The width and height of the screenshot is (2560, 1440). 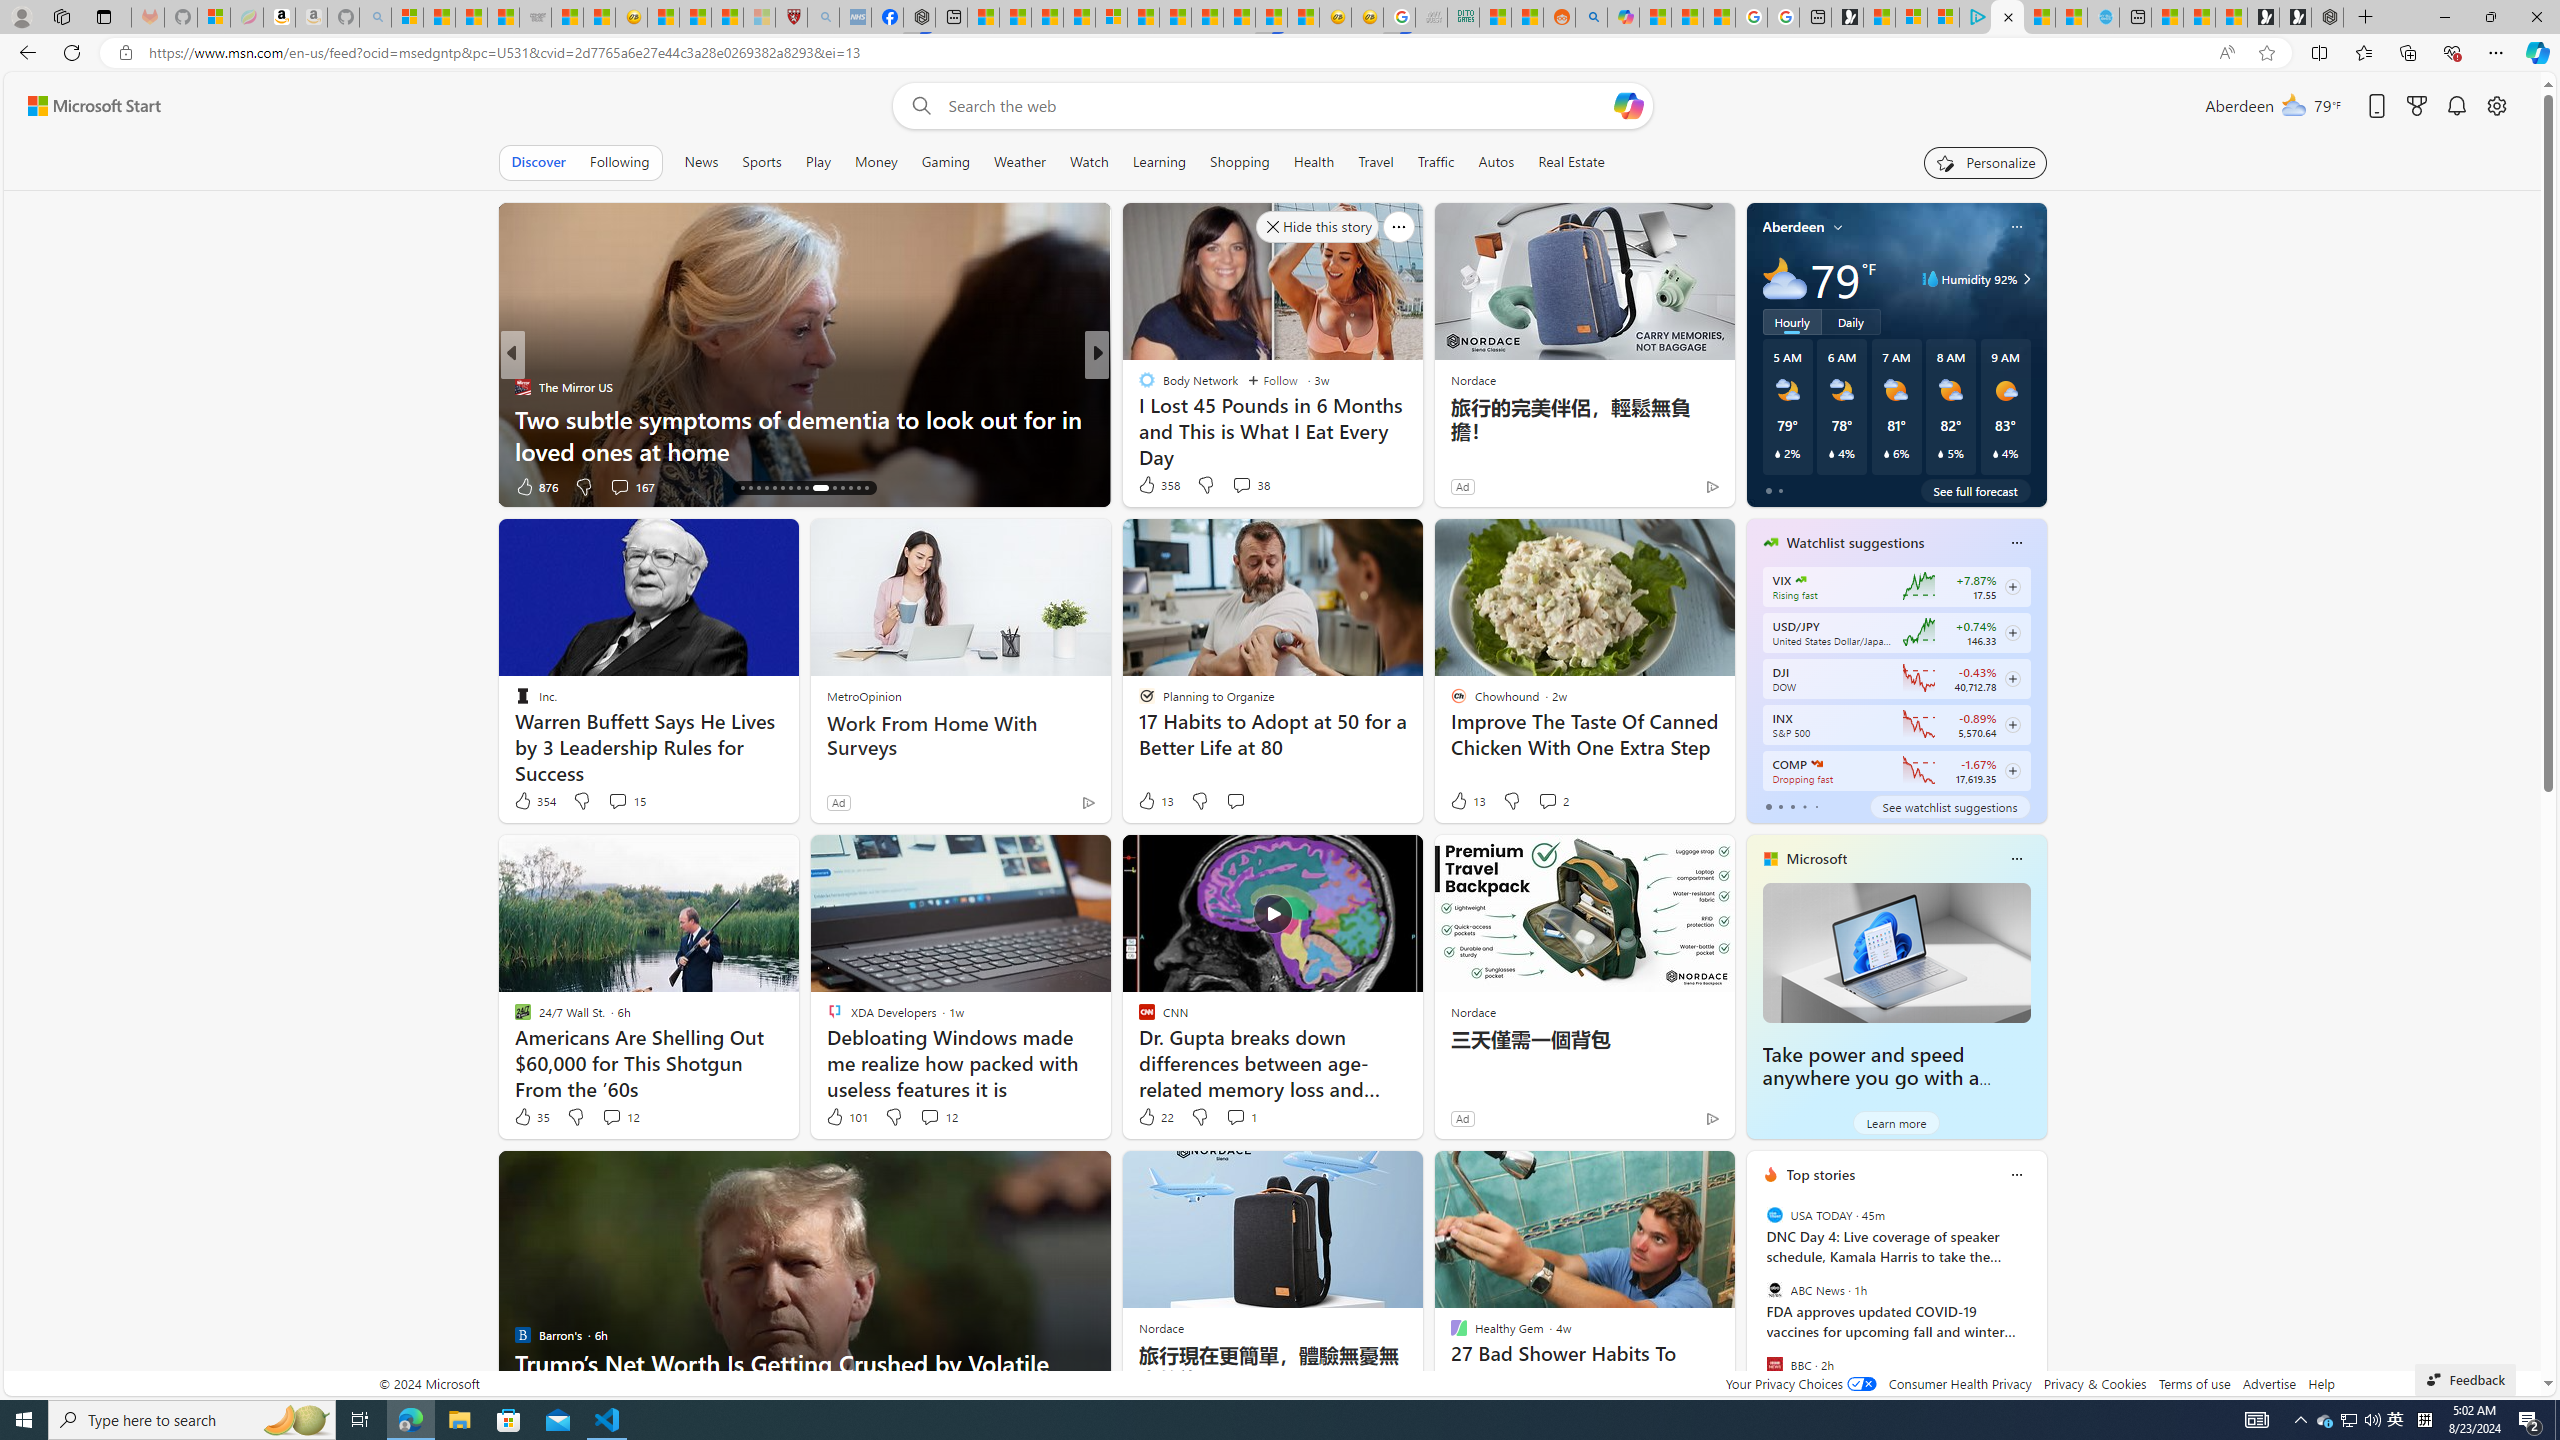 What do you see at coordinates (1773, 1214) in the screenshot?
I see `'USA TODAY'` at bounding box center [1773, 1214].